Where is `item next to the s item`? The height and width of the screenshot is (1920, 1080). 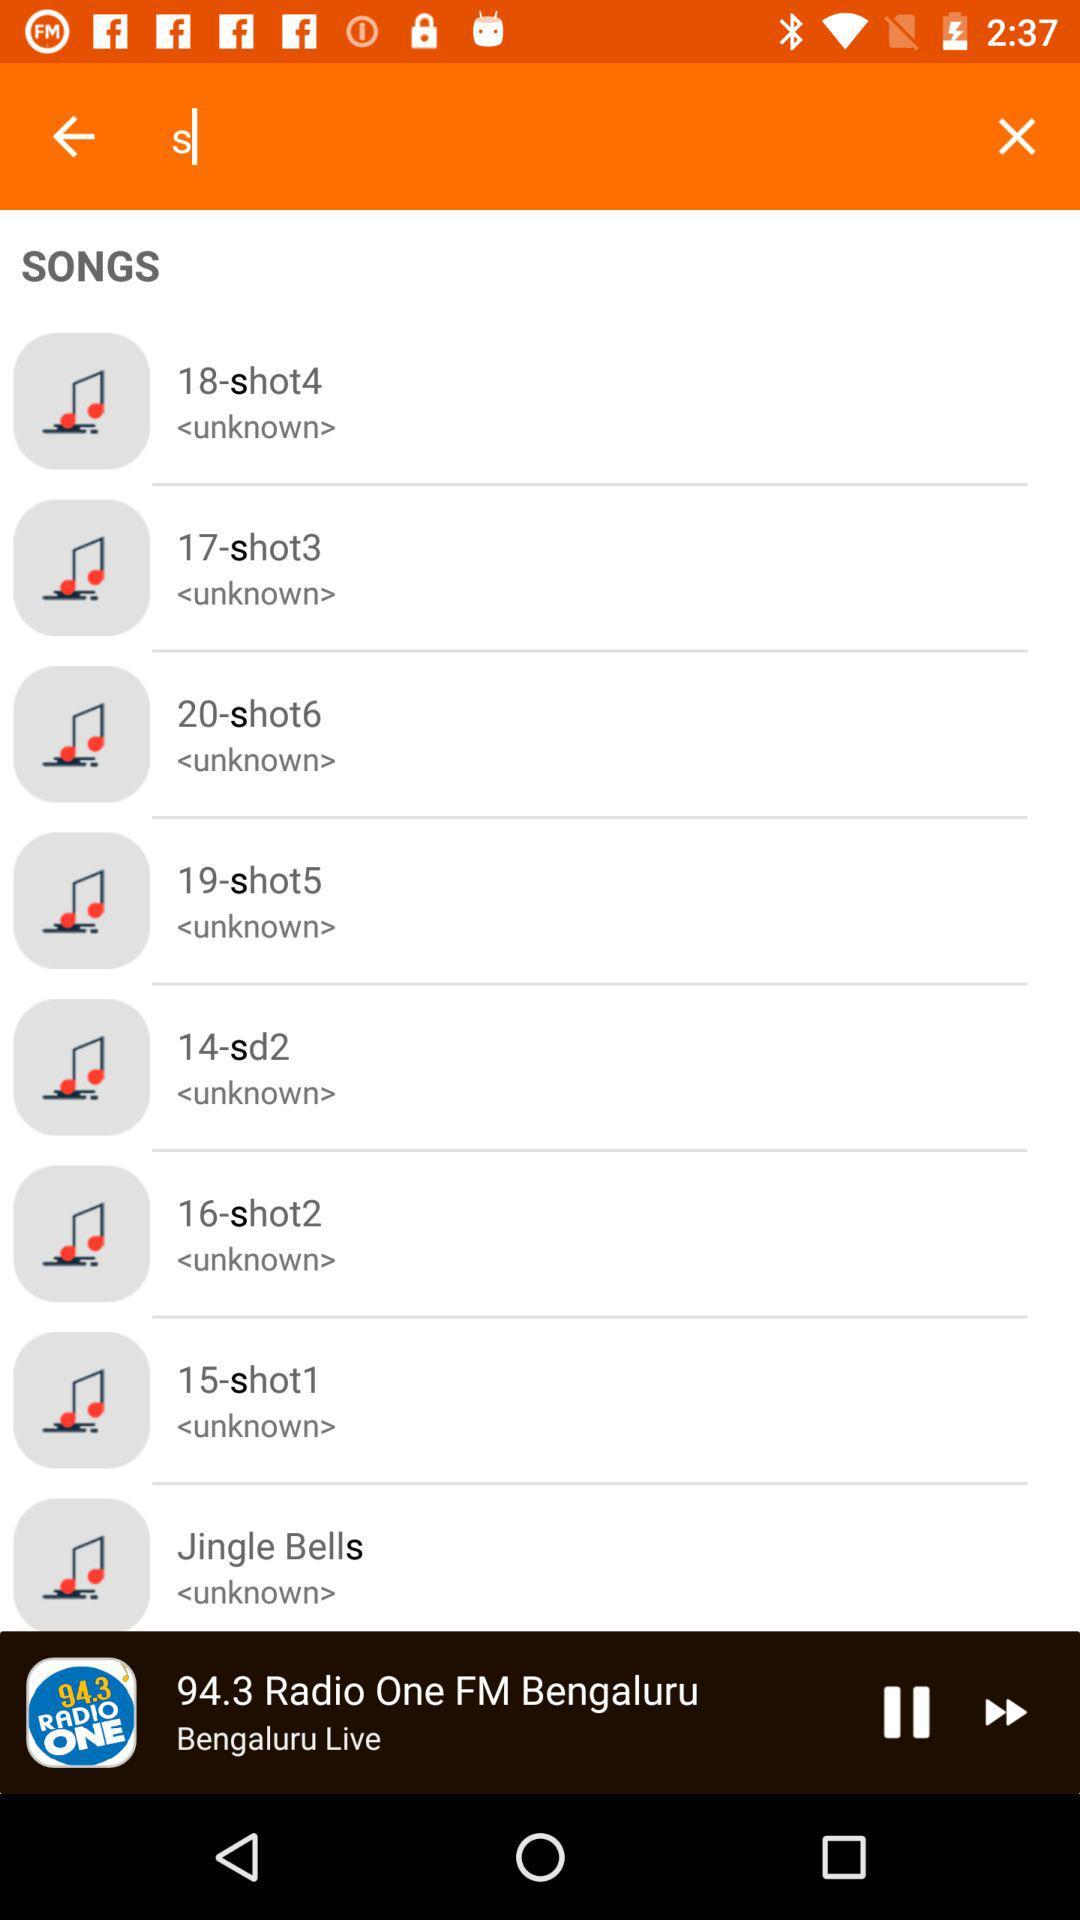
item next to the s item is located at coordinates (1017, 135).